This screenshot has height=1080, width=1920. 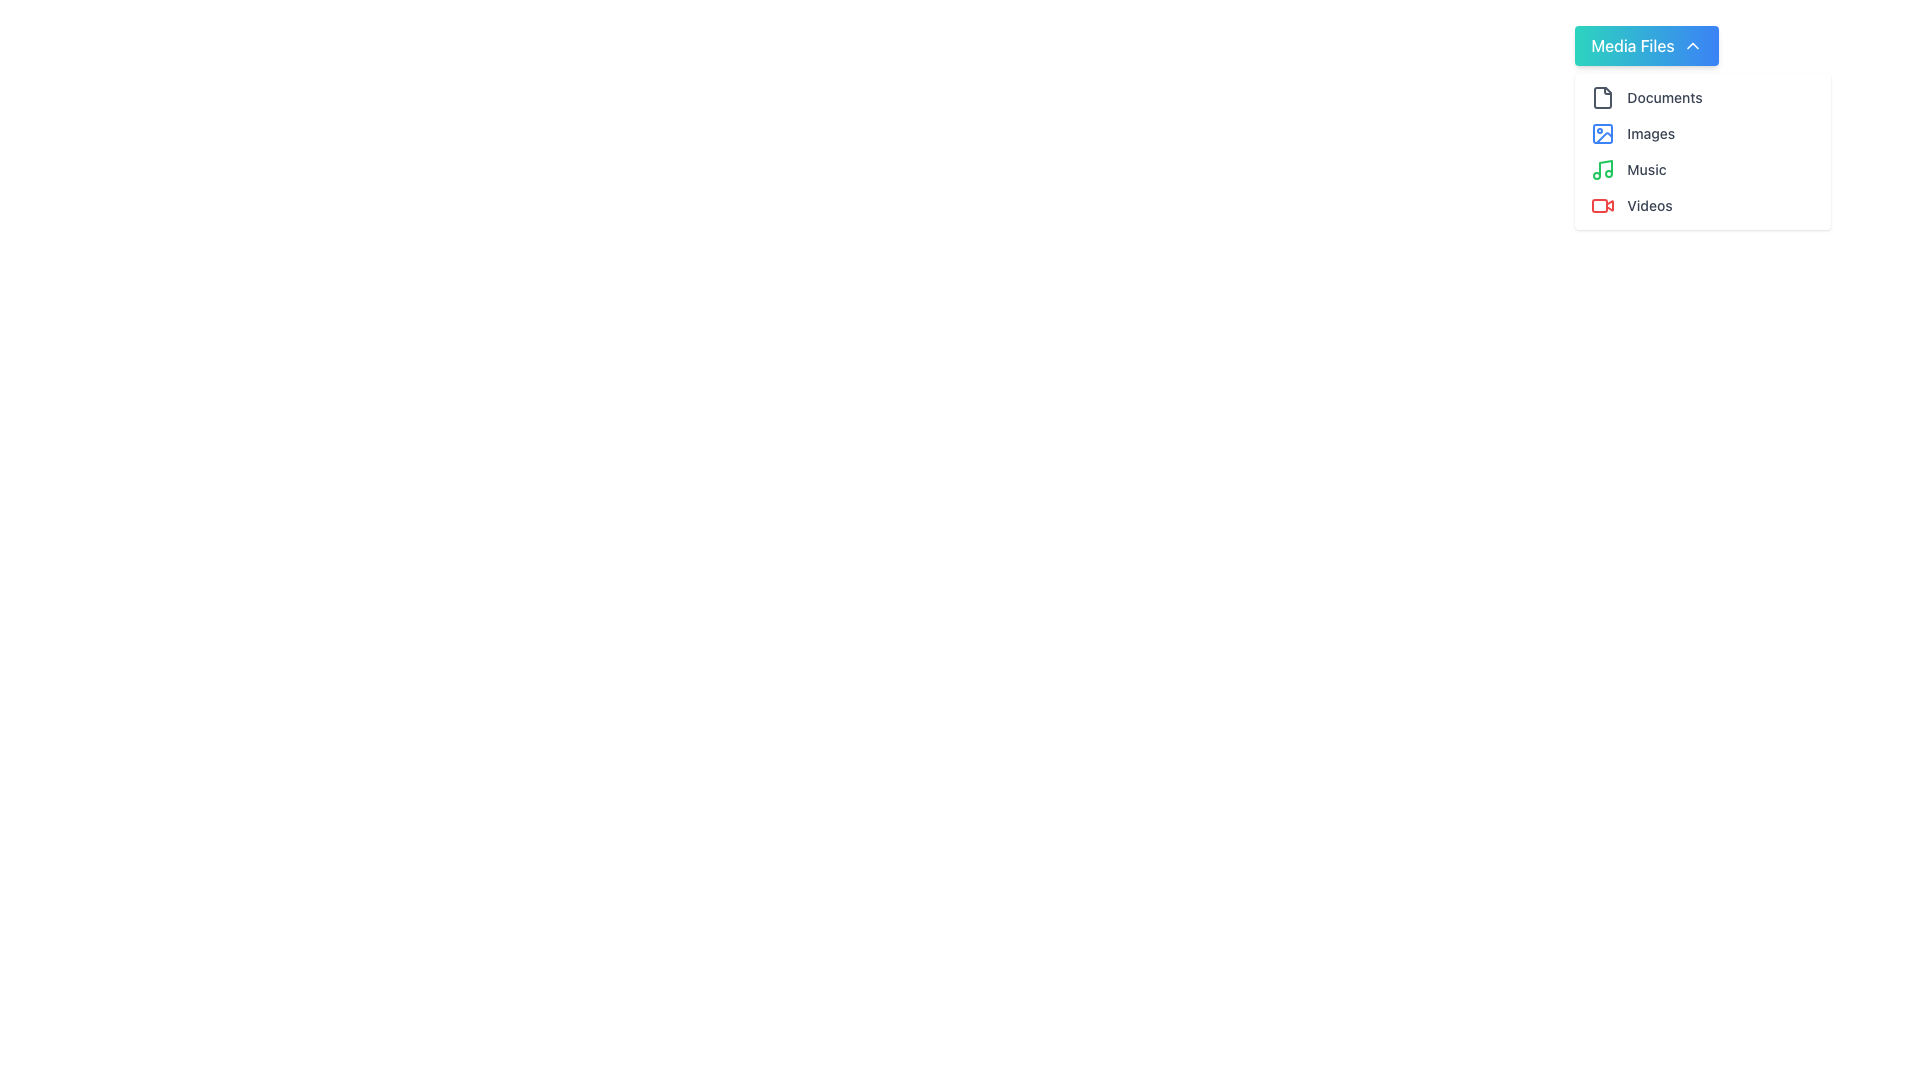 What do you see at coordinates (1603, 168) in the screenshot?
I see `the music icon, which is styled in green and located to the left of the 'Music' text label in the 'Media Files' drop-down menu` at bounding box center [1603, 168].